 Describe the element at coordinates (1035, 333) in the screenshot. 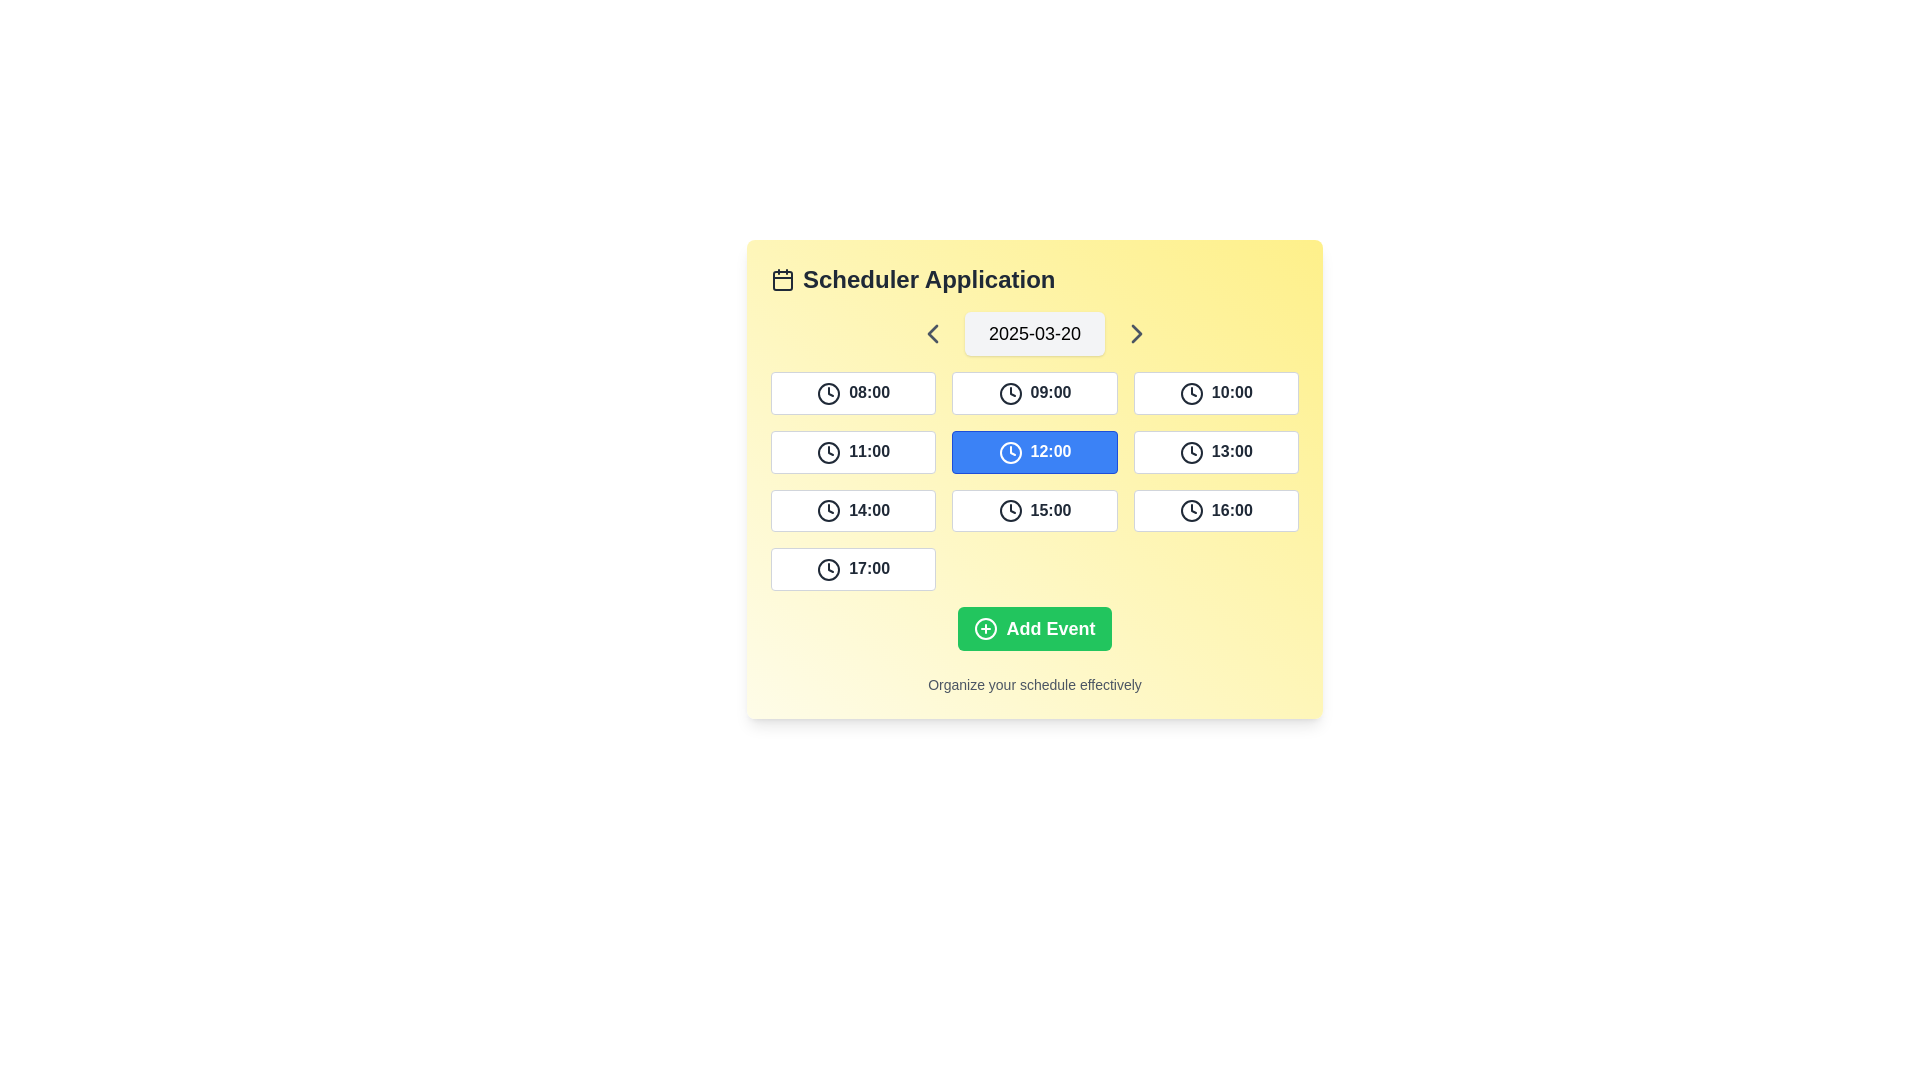

I see `the date display label element located centrally in the header section of the scheduling application interface` at that location.